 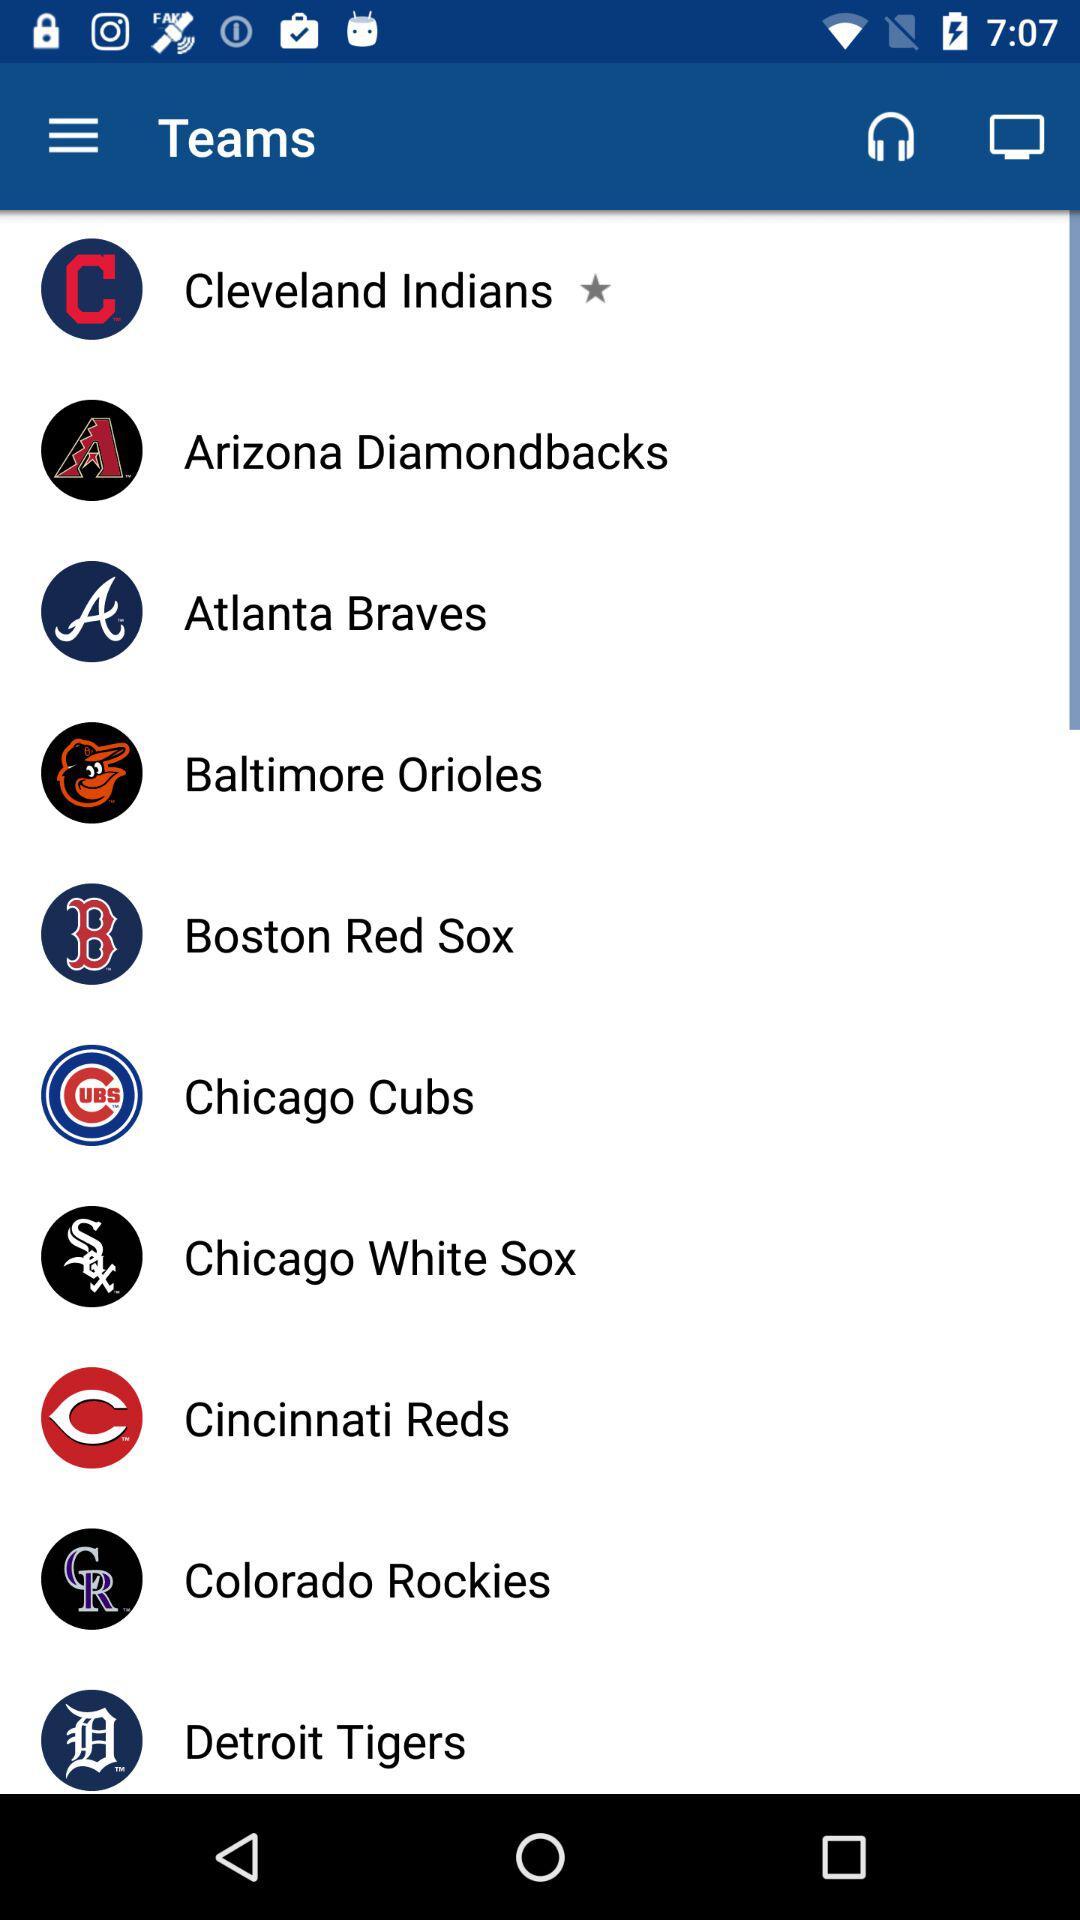 What do you see at coordinates (890, 135) in the screenshot?
I see `icon to the right of teams app` at bounding box center [890, 135].